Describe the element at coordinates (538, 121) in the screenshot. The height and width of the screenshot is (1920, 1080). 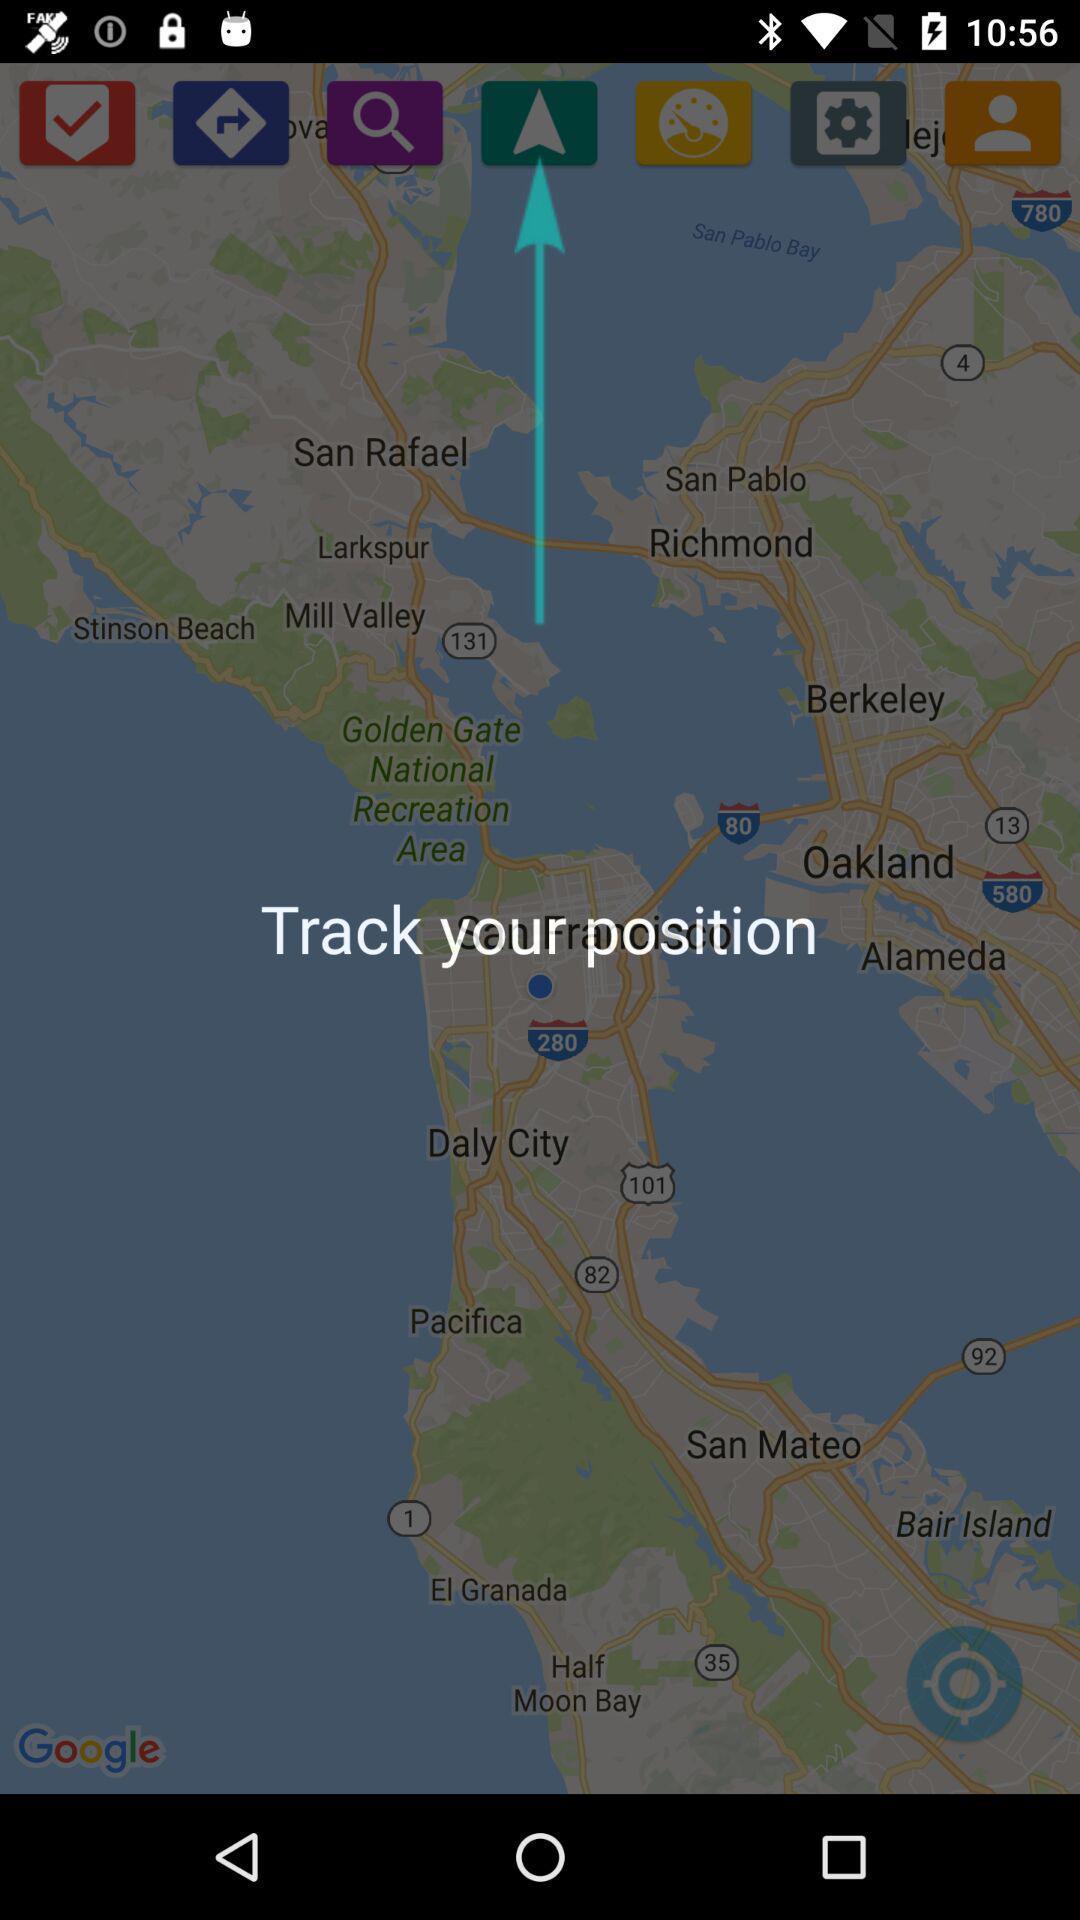
I see `the navigation icon` at that location.